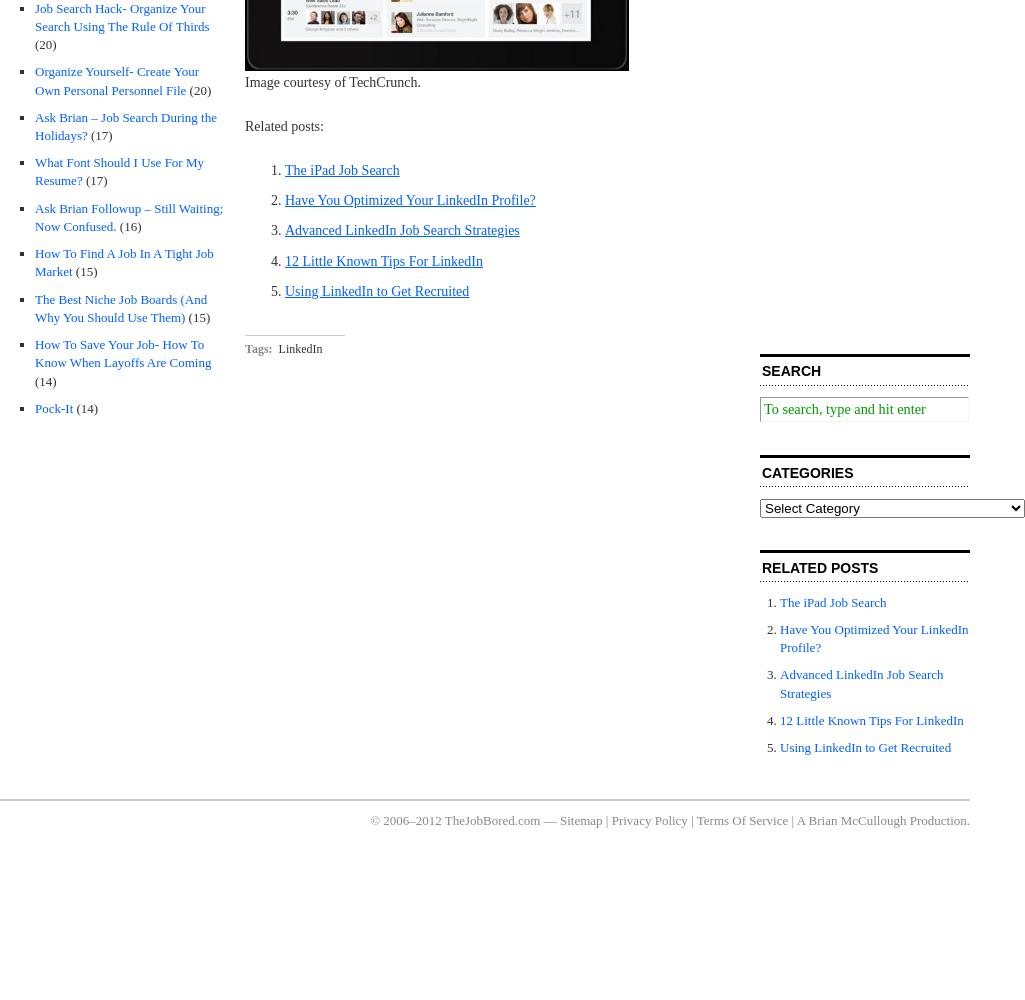 This screenshot has height=1000, width=1025. I want to click on 'Have You Optimized Your LinkedIn Profile?', so click(410, 199).